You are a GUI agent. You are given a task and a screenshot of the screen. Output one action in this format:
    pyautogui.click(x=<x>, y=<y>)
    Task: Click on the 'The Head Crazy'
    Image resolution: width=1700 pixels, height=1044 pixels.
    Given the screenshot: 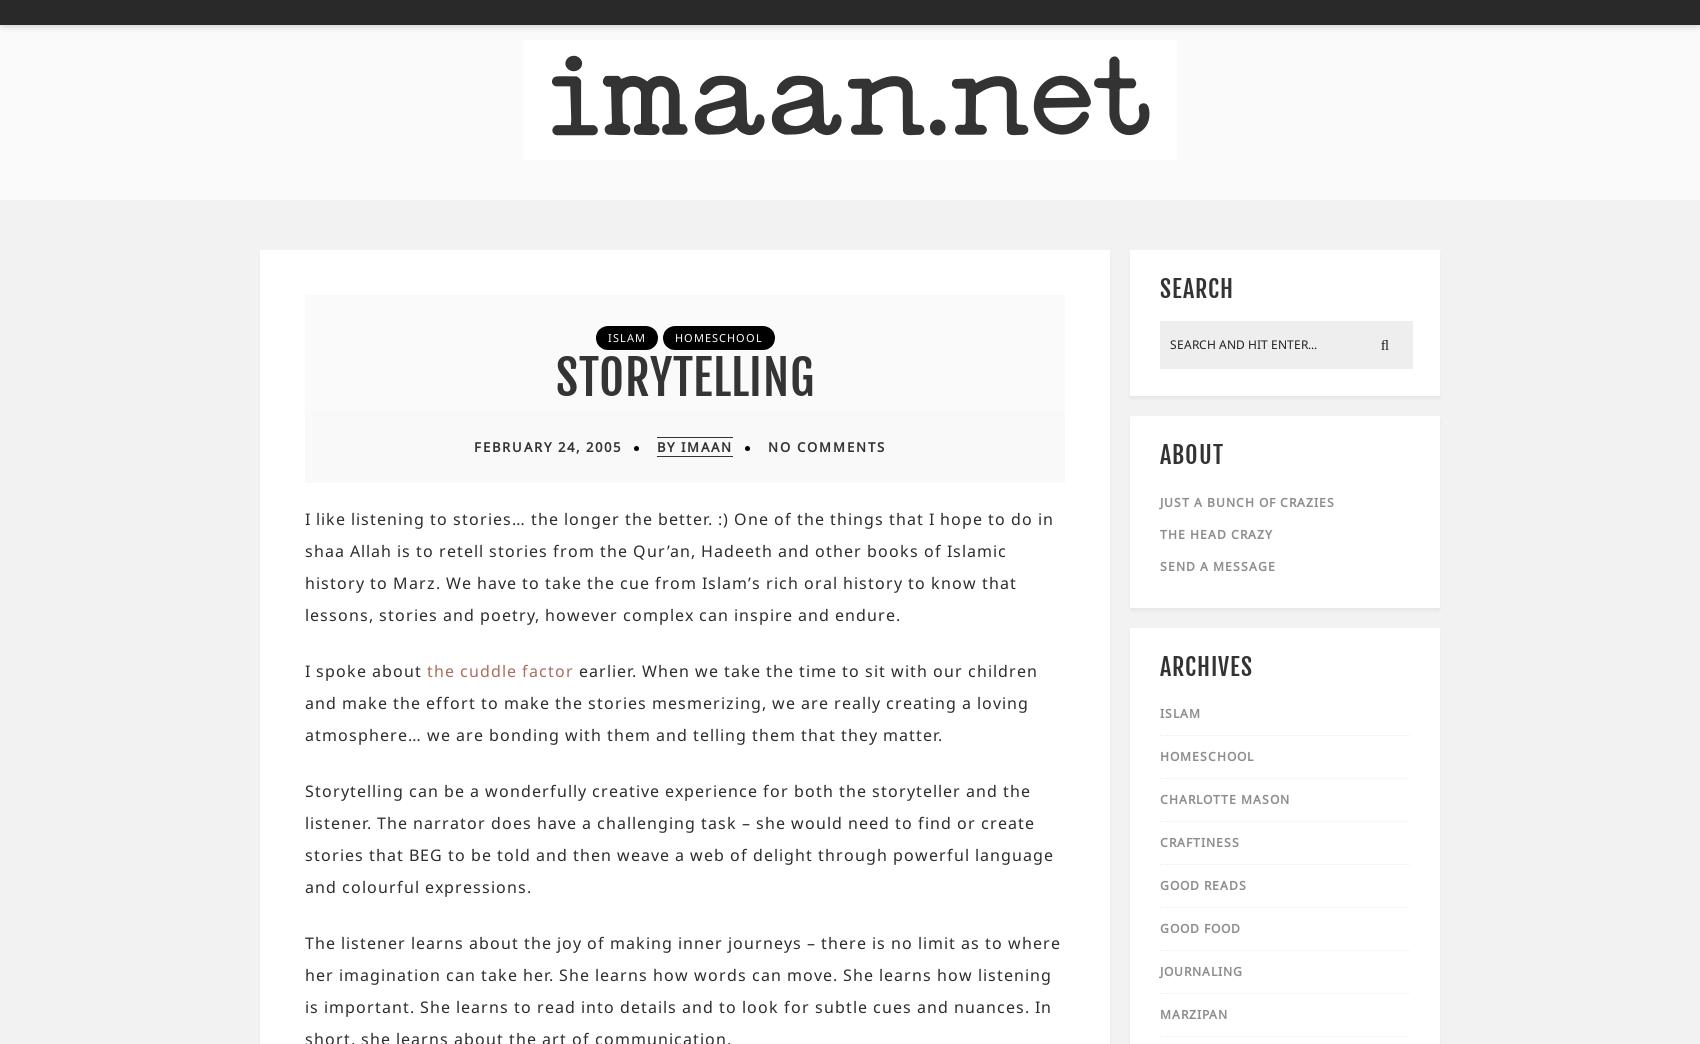 What is the action you would take?
    pyautogui.click(x=1215, y=532)
    